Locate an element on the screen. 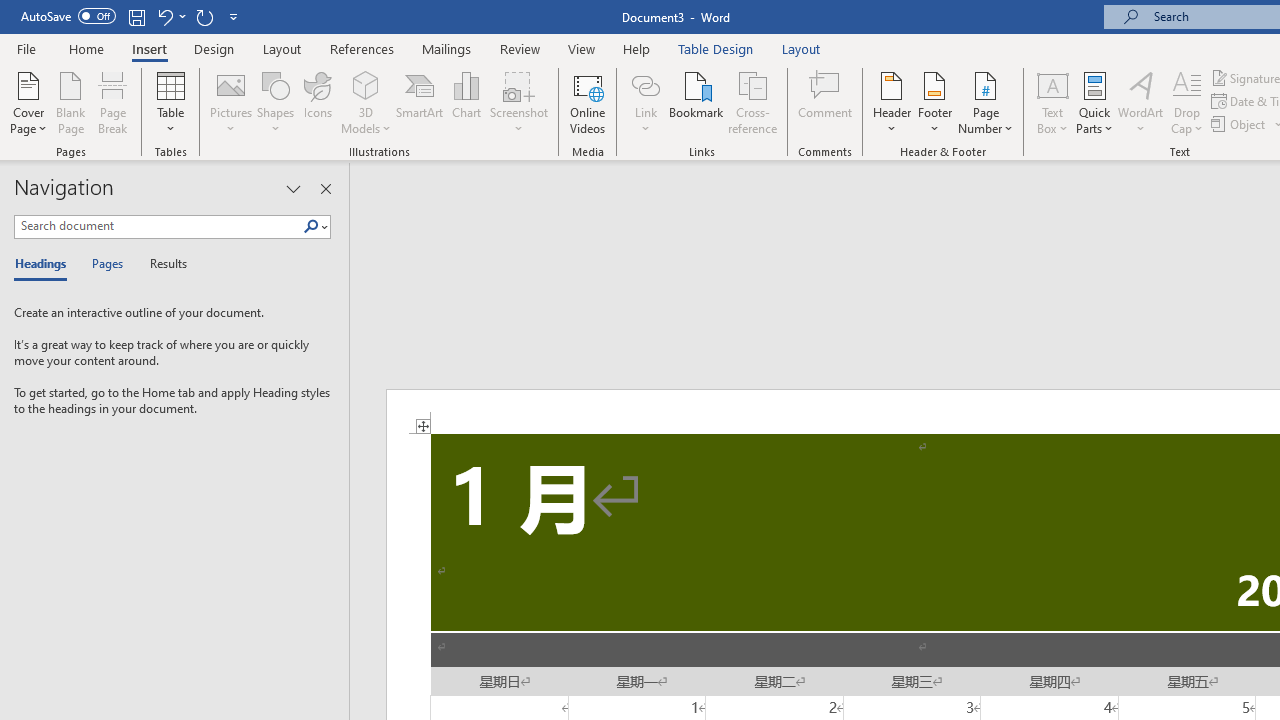 This screenshot has height=720, width=1280. 'Blank Page' is located at coordinates (71, 103).